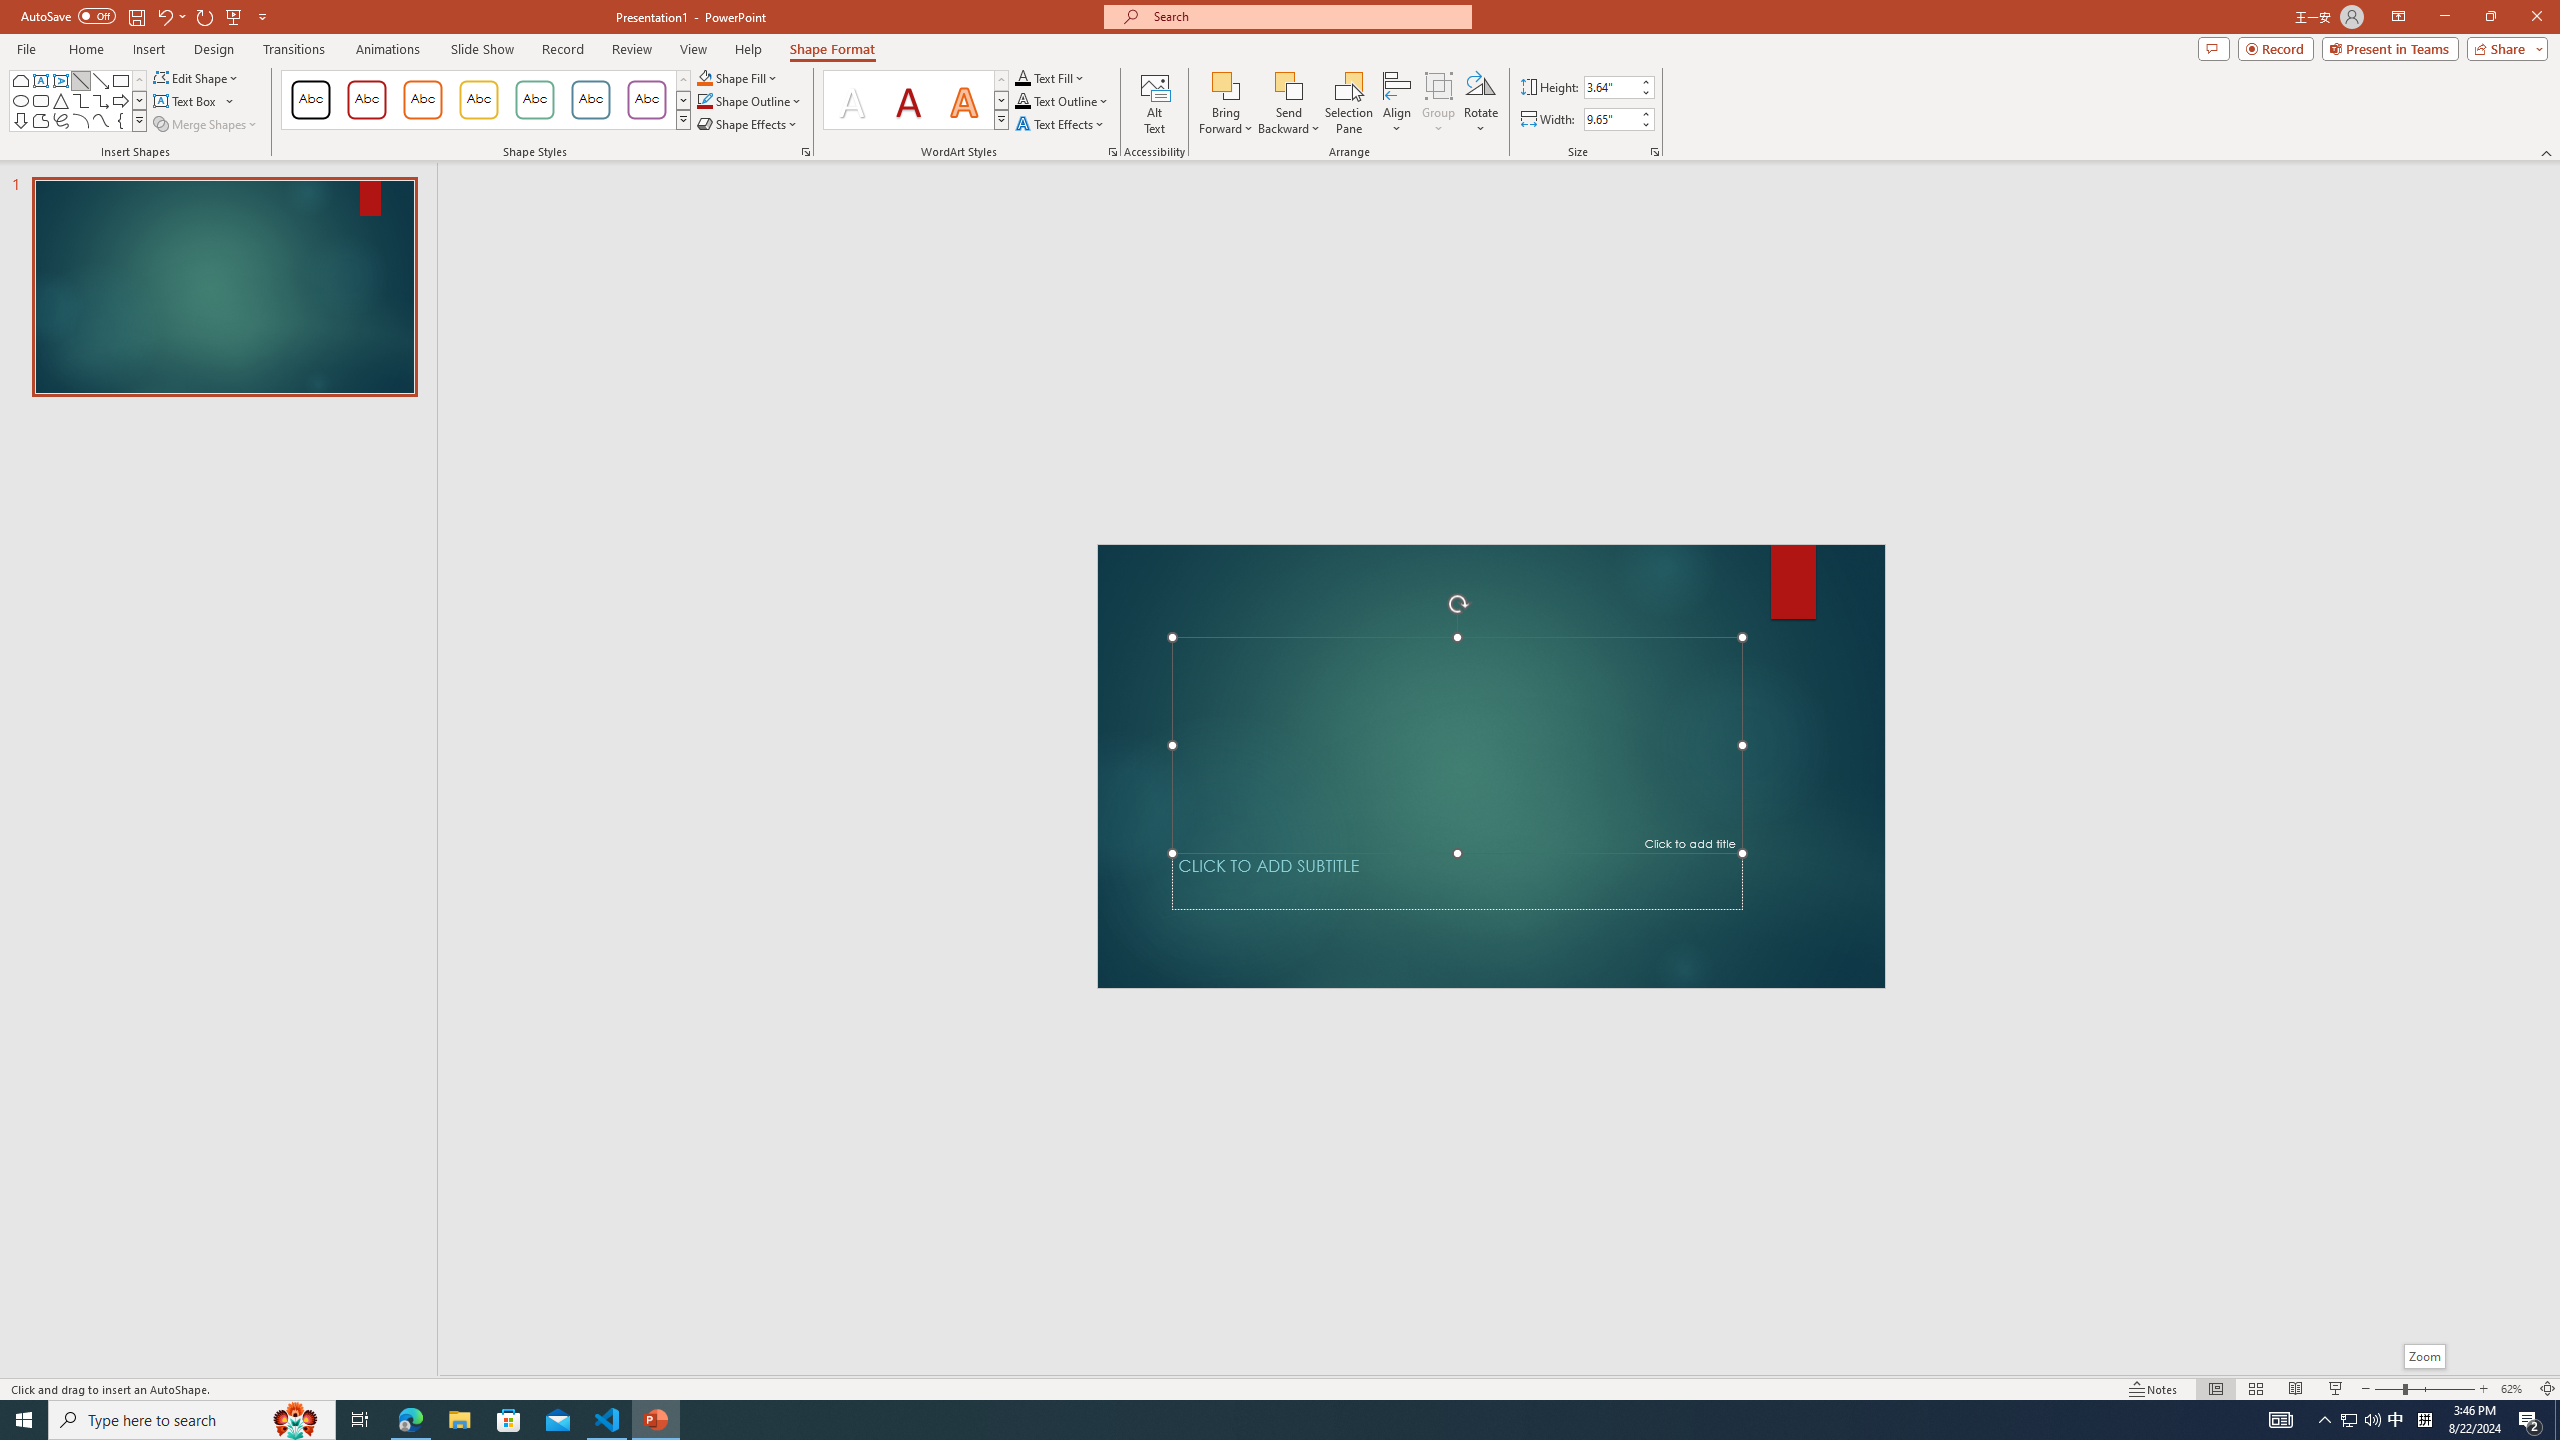 The image size is (2560, 1440). I want to click on 'Colored Outline - Gold, Accent 3', so click(477, 99).